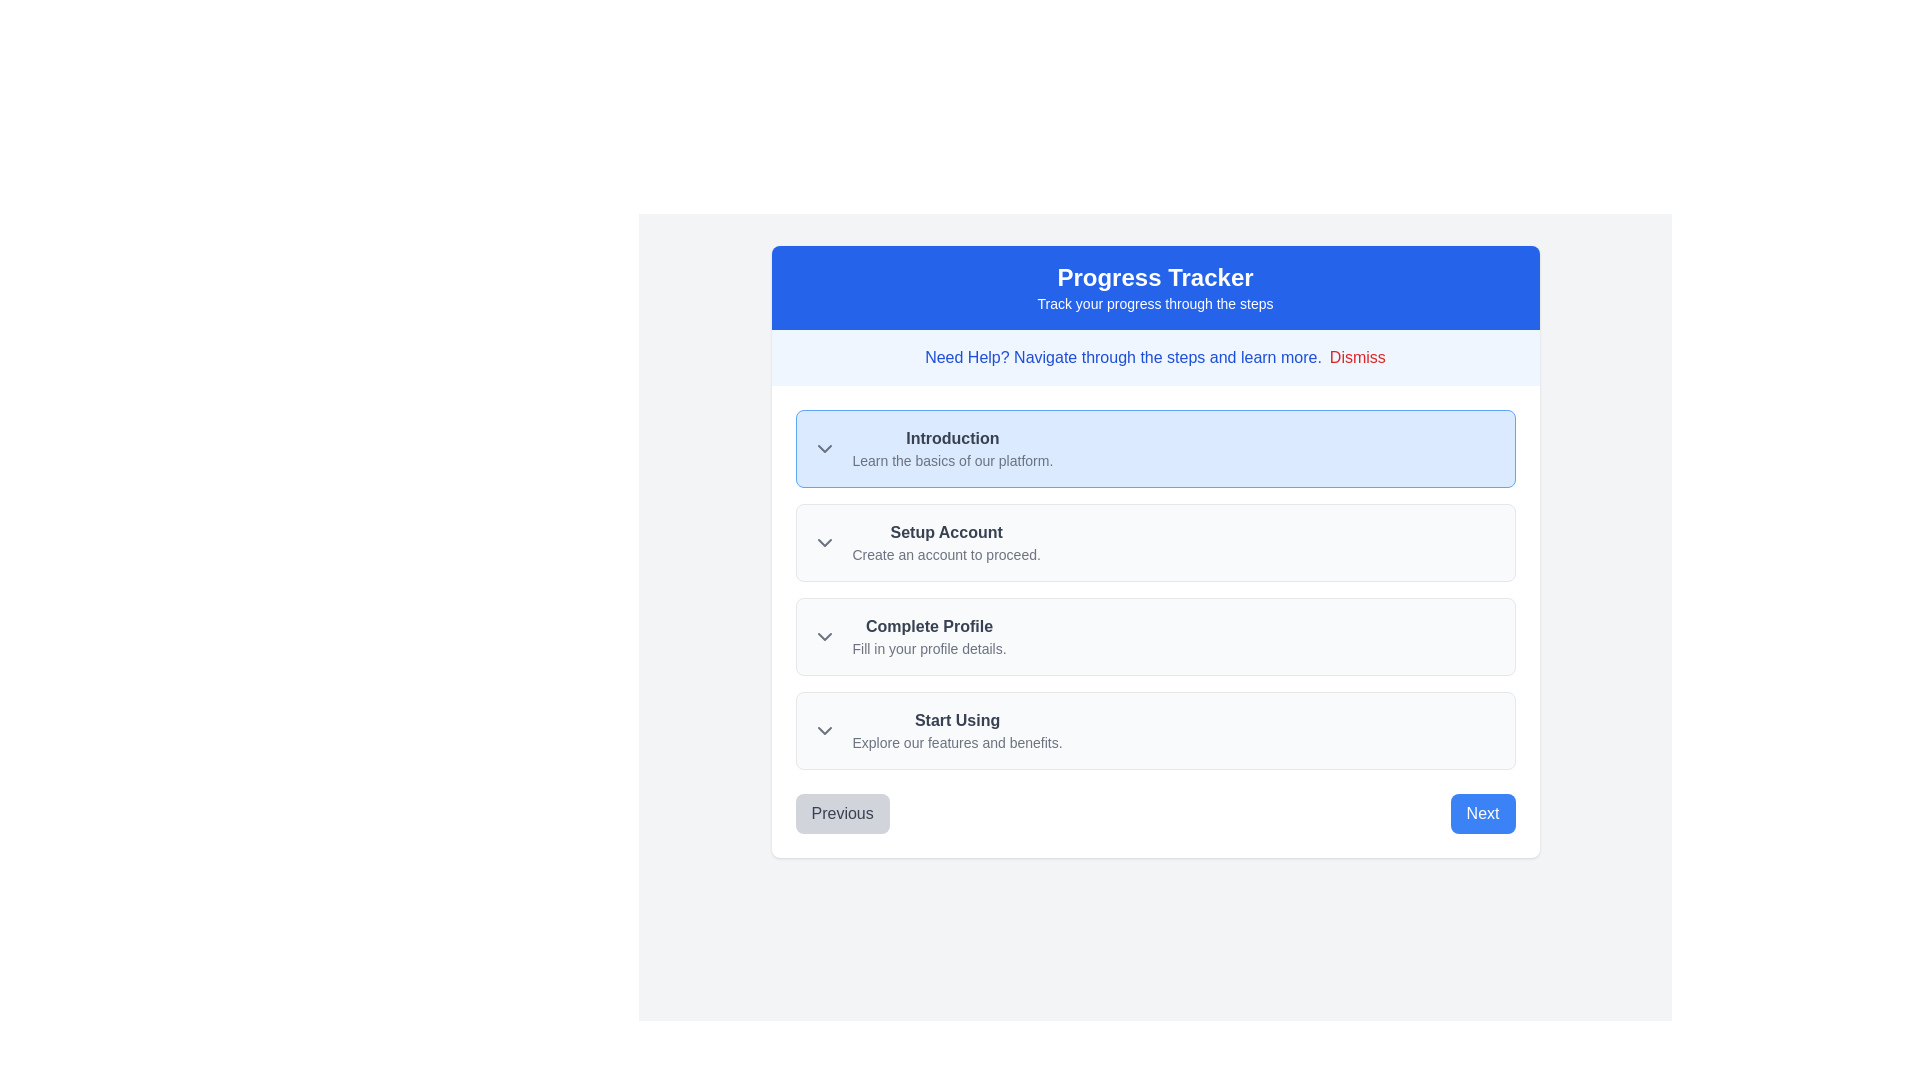  I want to click on the Text Display (Informative Label) indicating the need to complete profile details, positioned within the Progress Tracker interface, between 'Setup Account' and 'Start Using', so click(928, 636).